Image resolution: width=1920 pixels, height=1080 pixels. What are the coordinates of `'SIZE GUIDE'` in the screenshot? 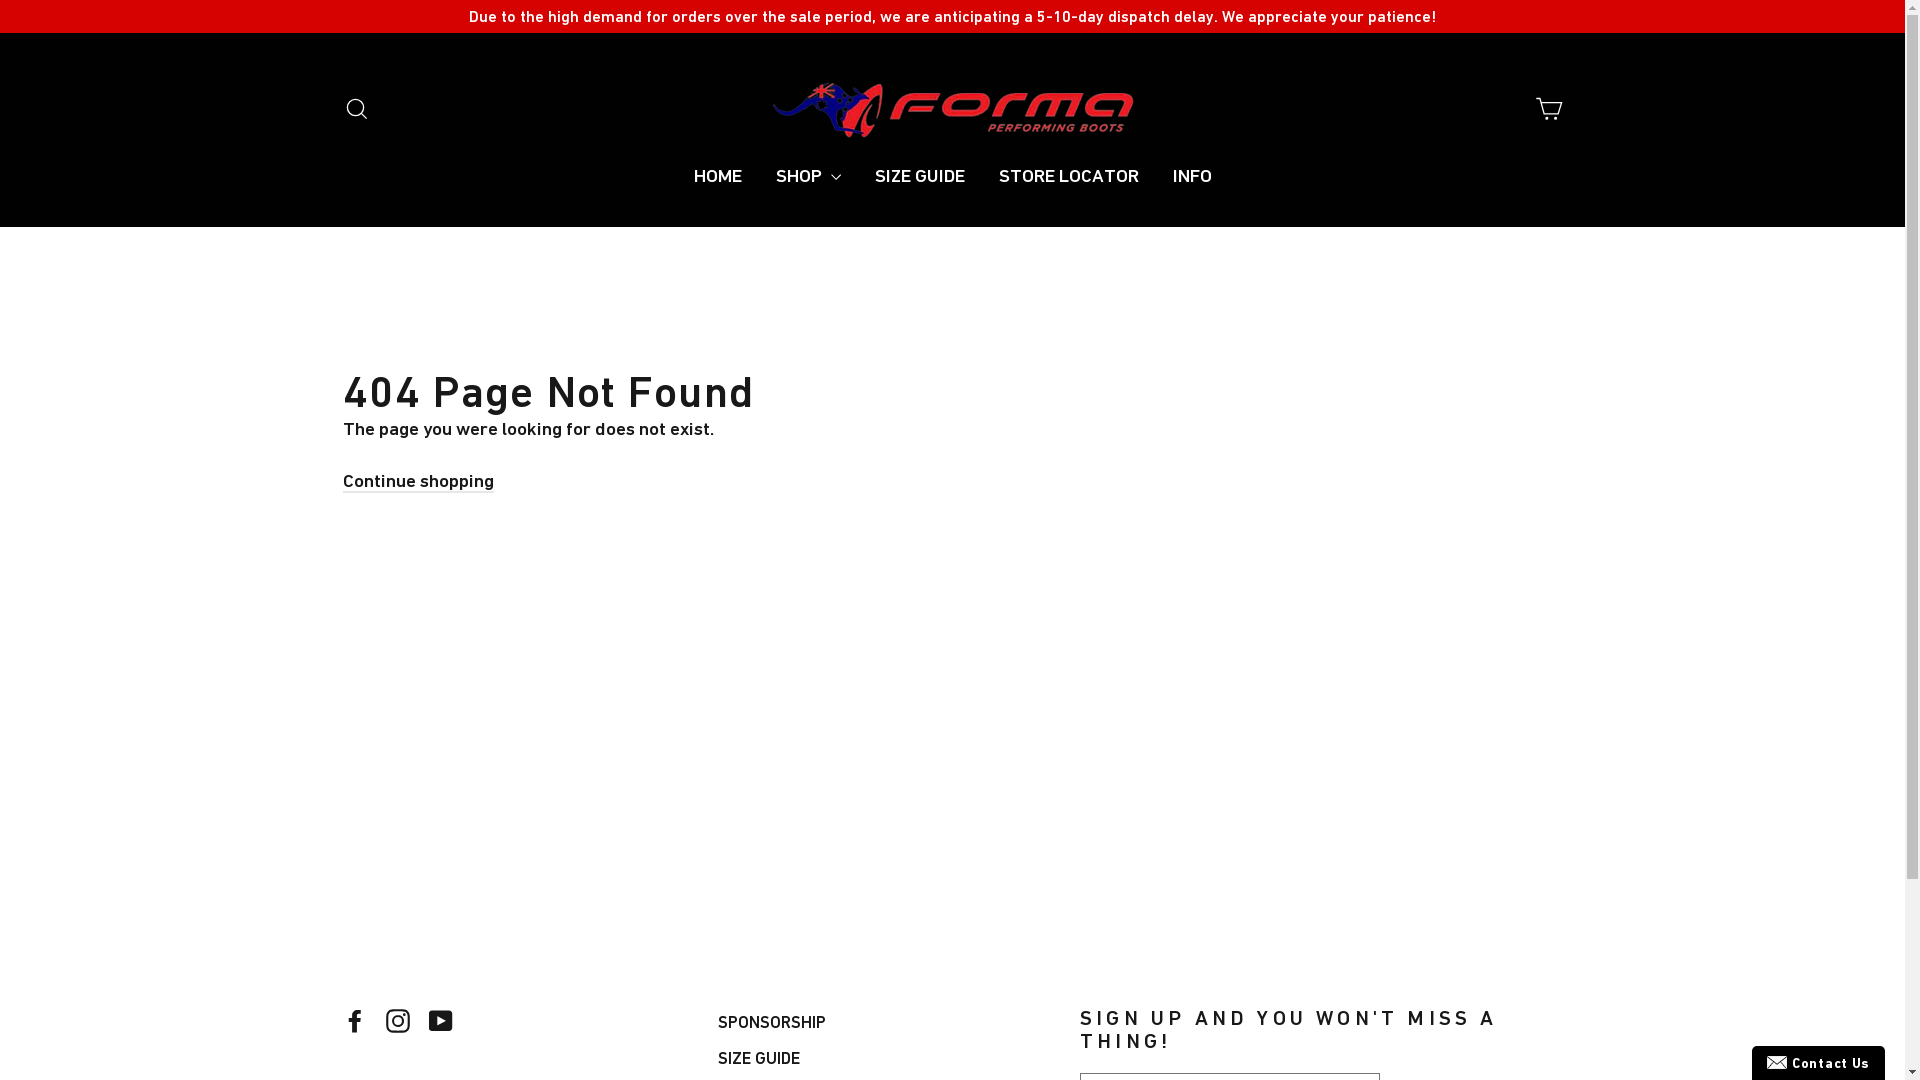 It's located at (919, 175).